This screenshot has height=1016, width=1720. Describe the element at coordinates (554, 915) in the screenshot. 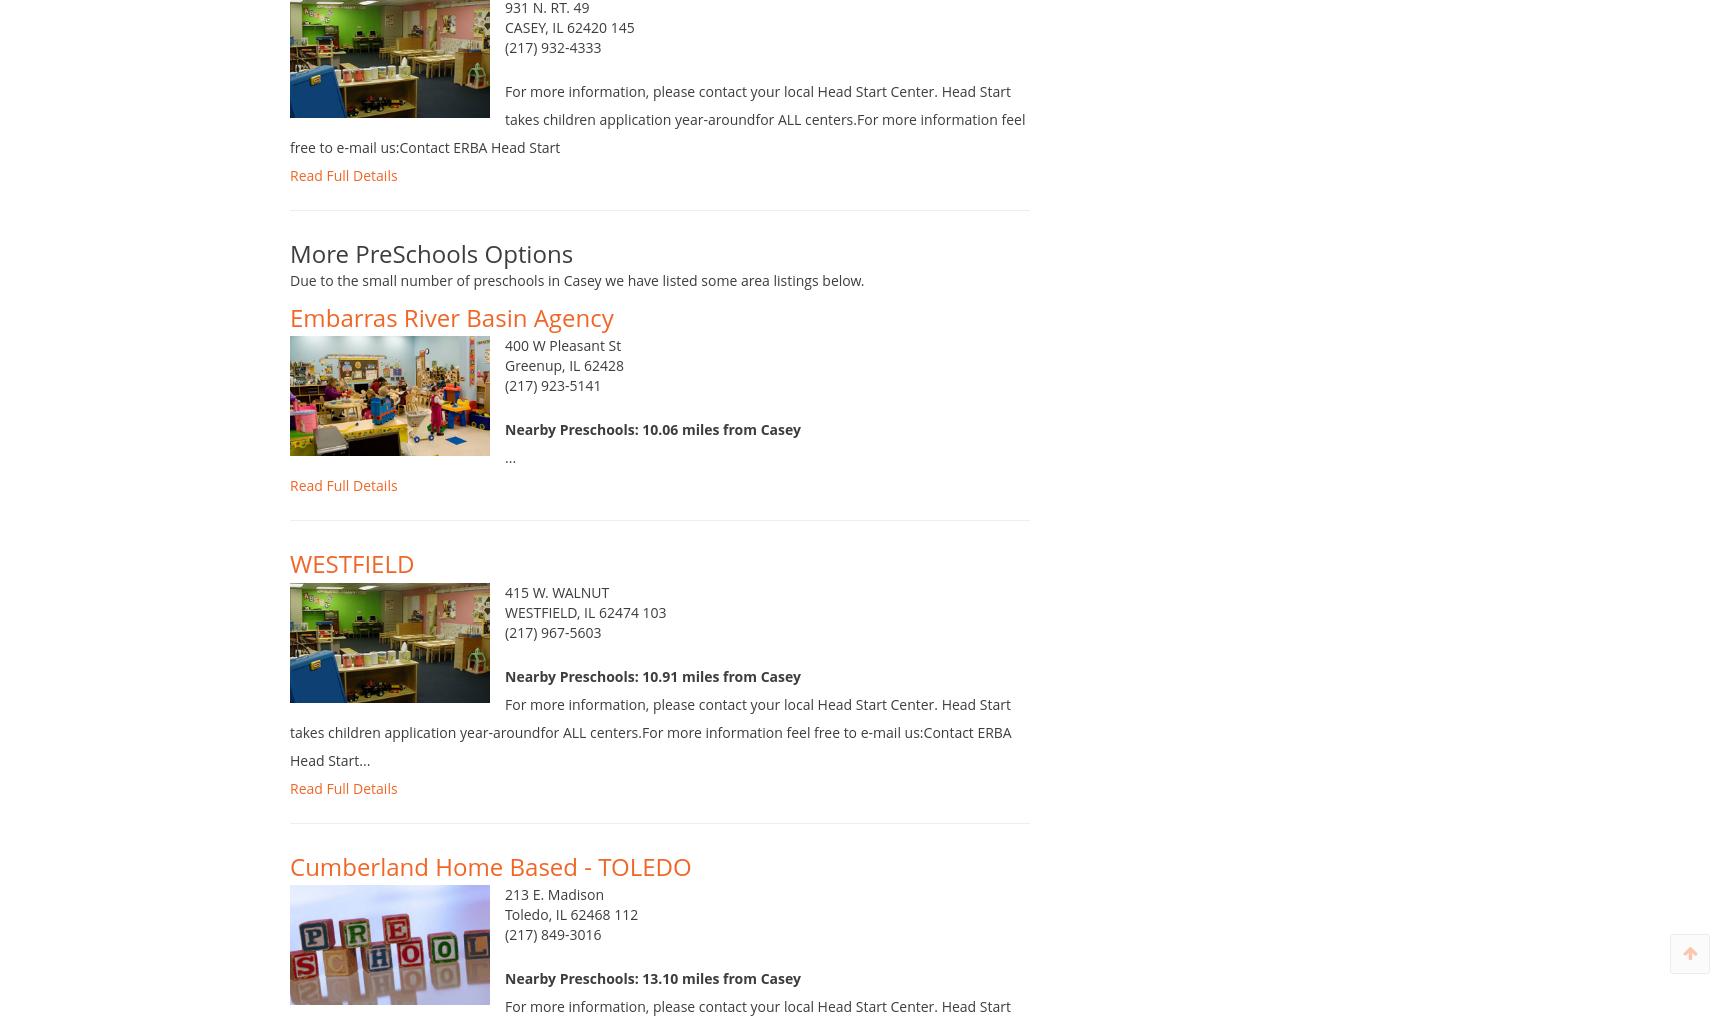

I see `'213 E. Madison'` at that location.